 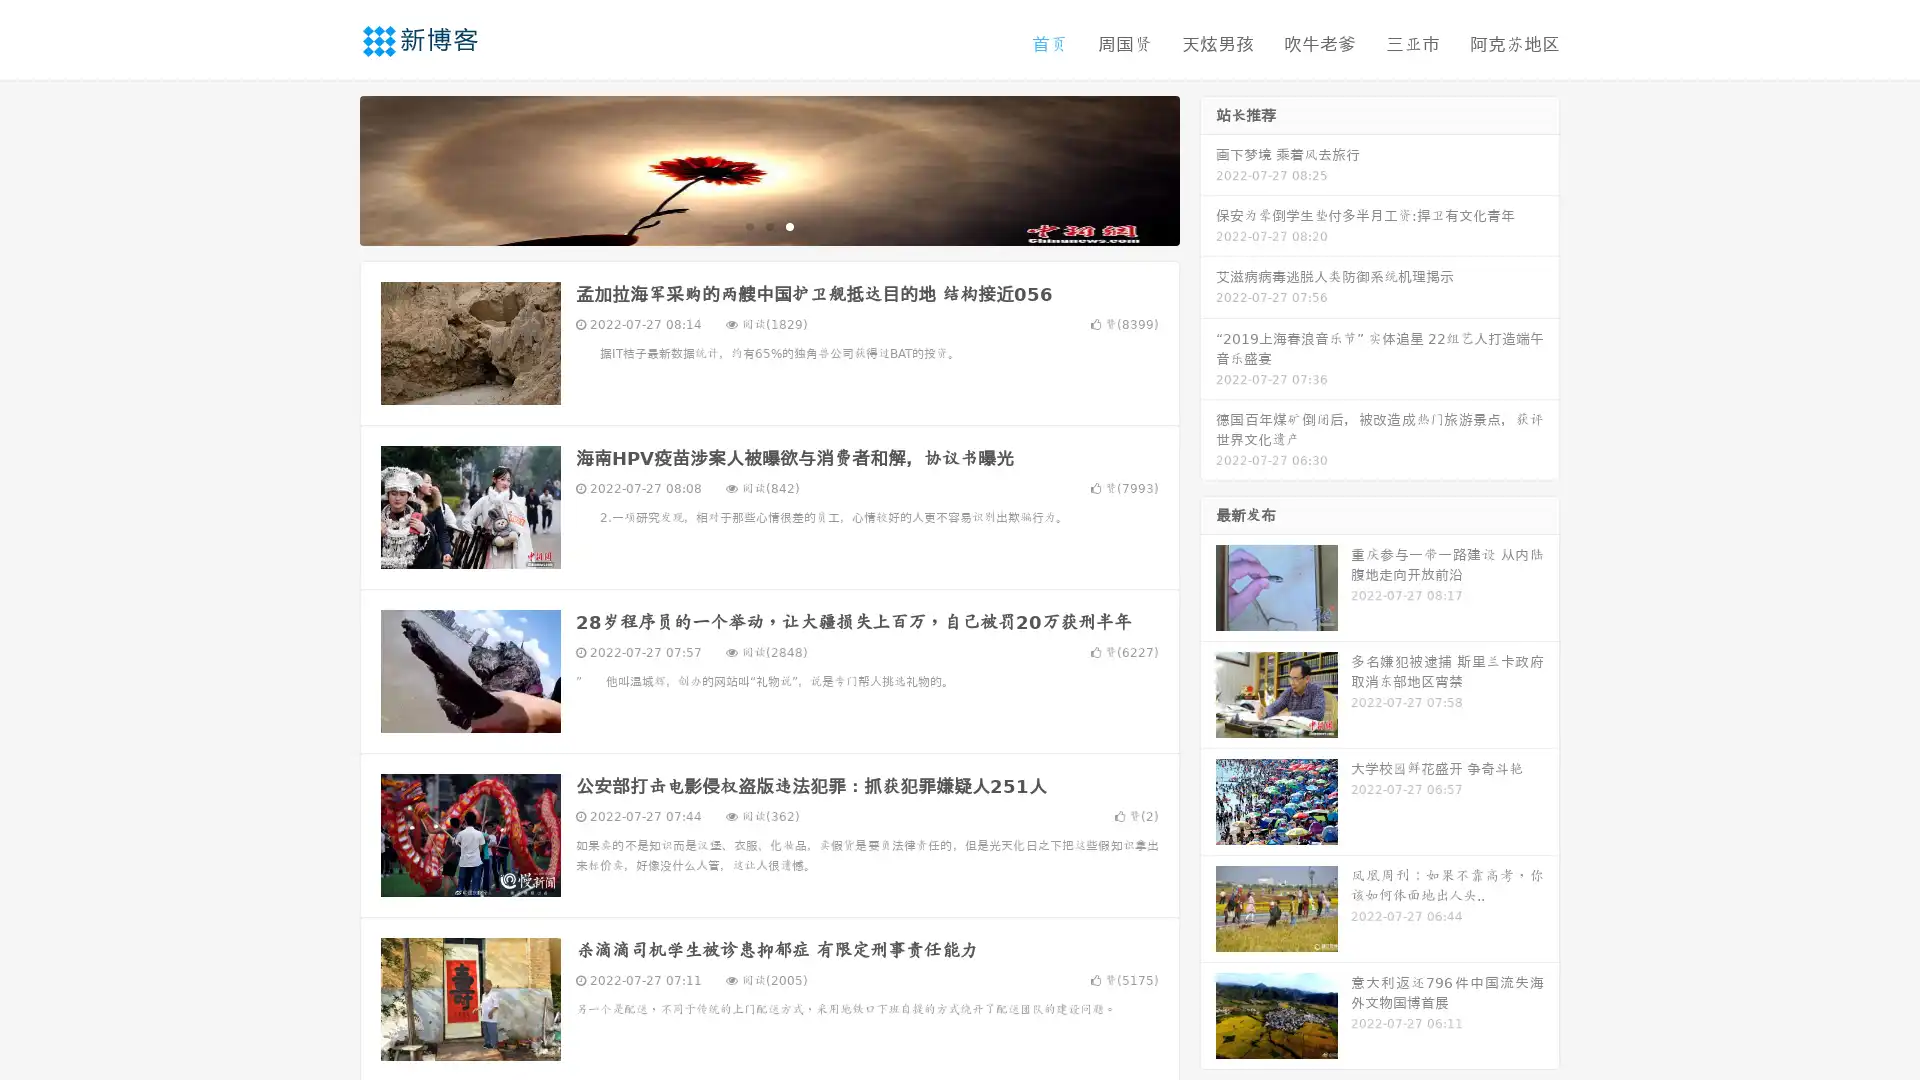 What do you see at coordinates (1208, 168) in the screenshot?
I see `Next slide` at bounding box center [1208, 168].